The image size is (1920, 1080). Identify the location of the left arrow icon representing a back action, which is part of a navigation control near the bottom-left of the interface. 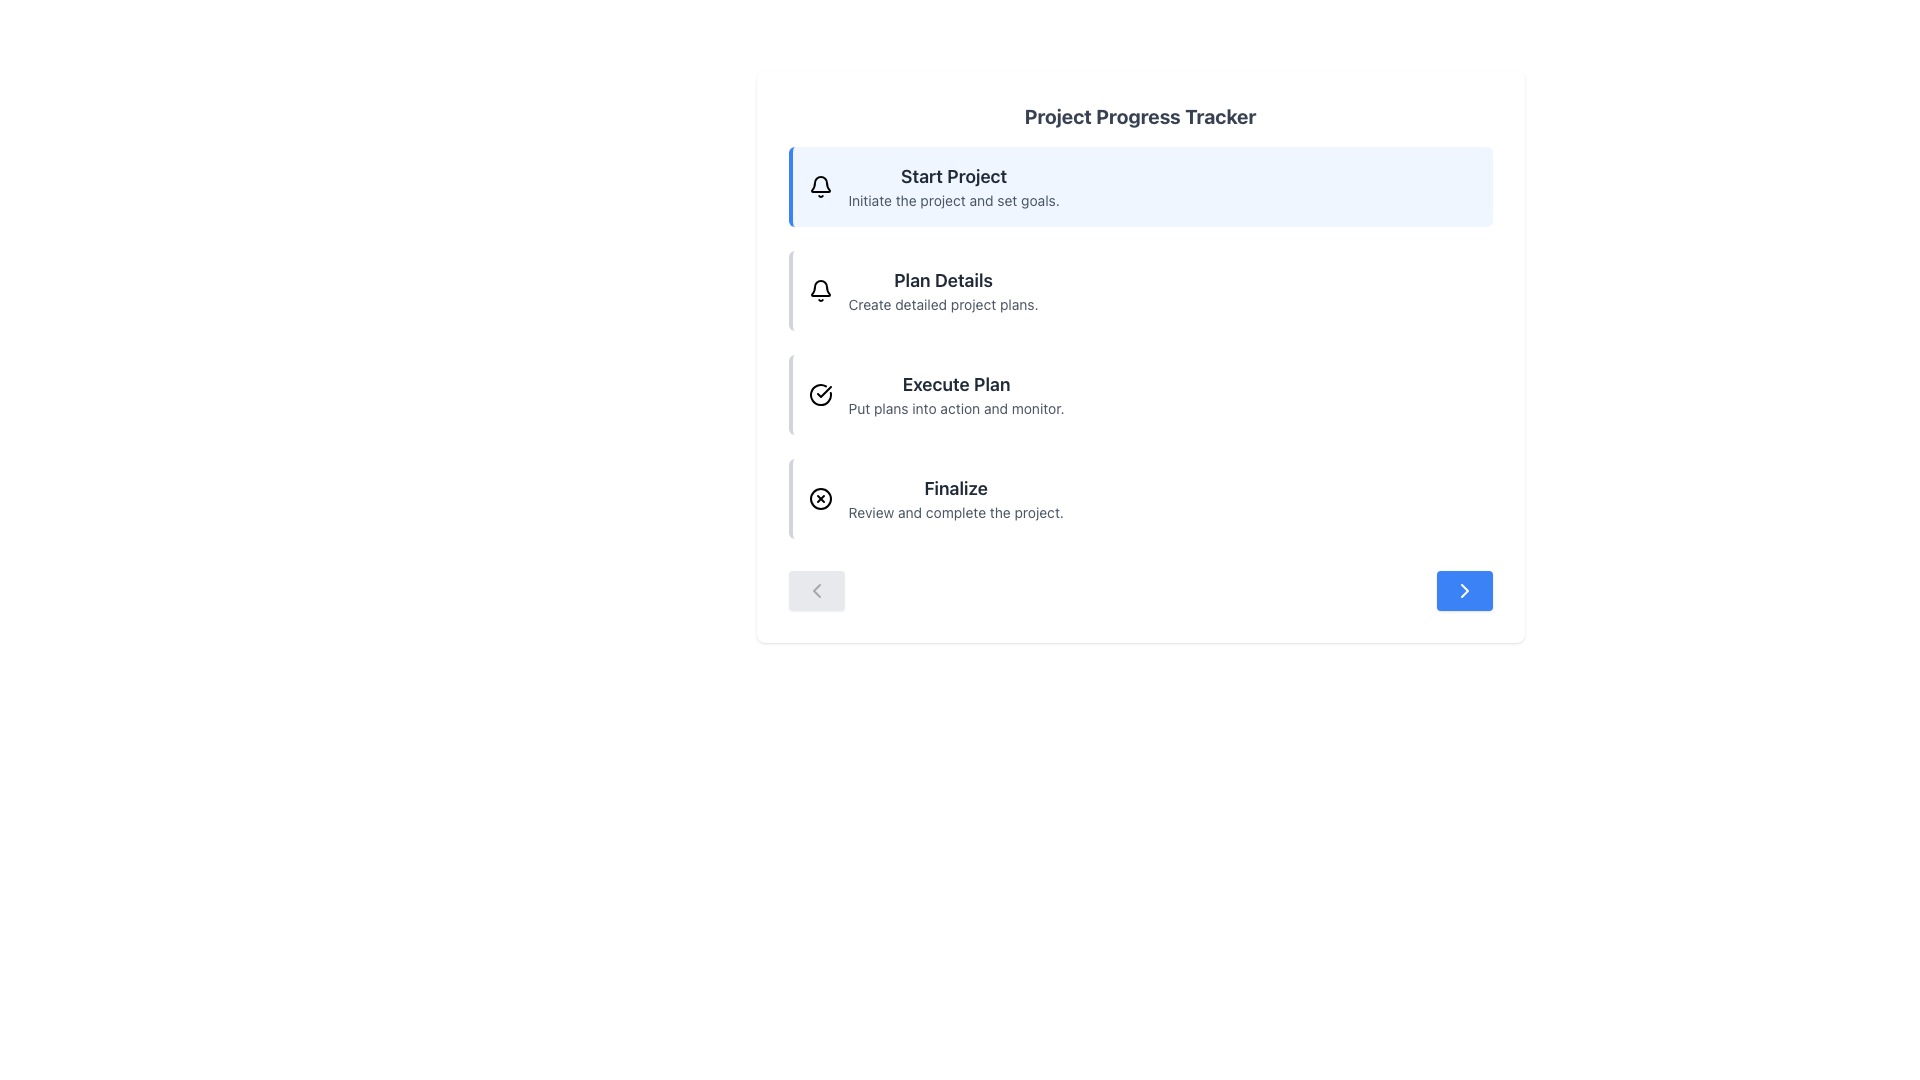
(816, 589).